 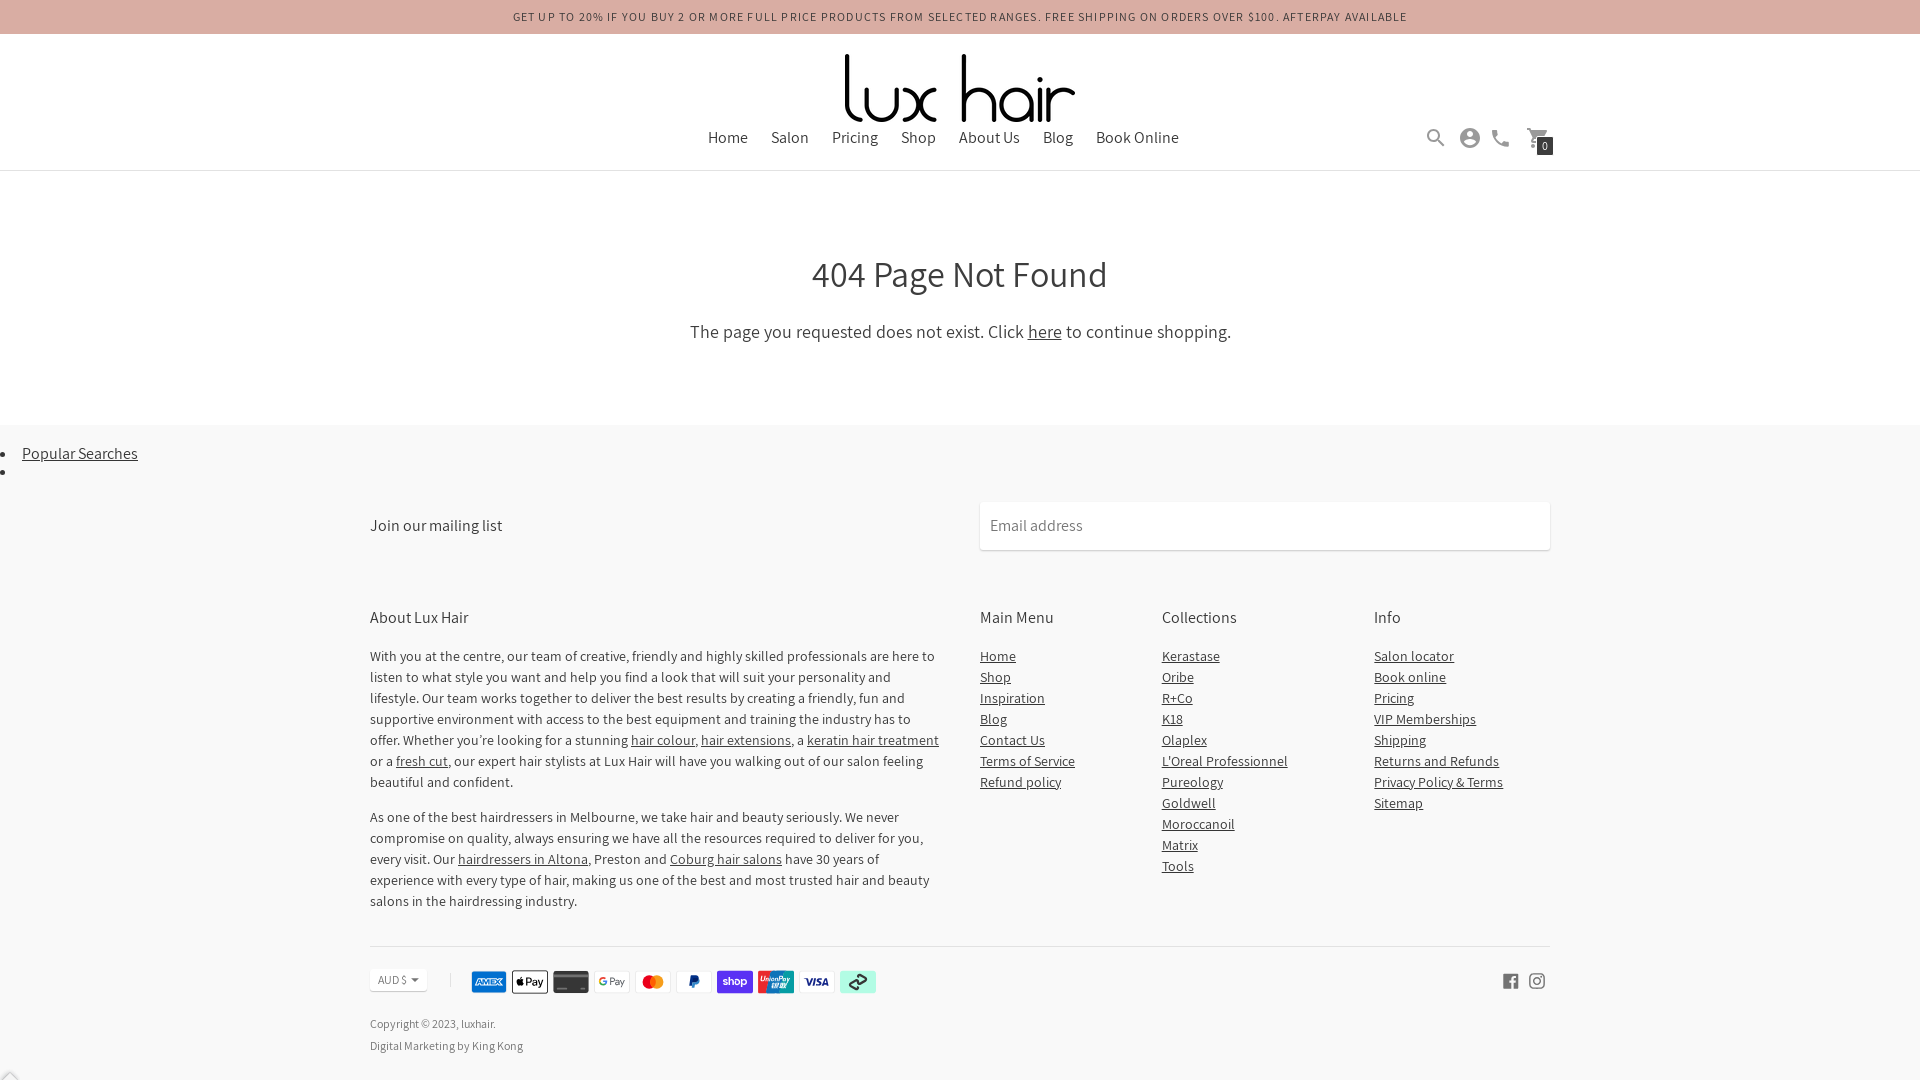 What do you see at coordinates (1177, 865) in the screenshot?
I see `'Tools'` at bounding box center [1177, 865].